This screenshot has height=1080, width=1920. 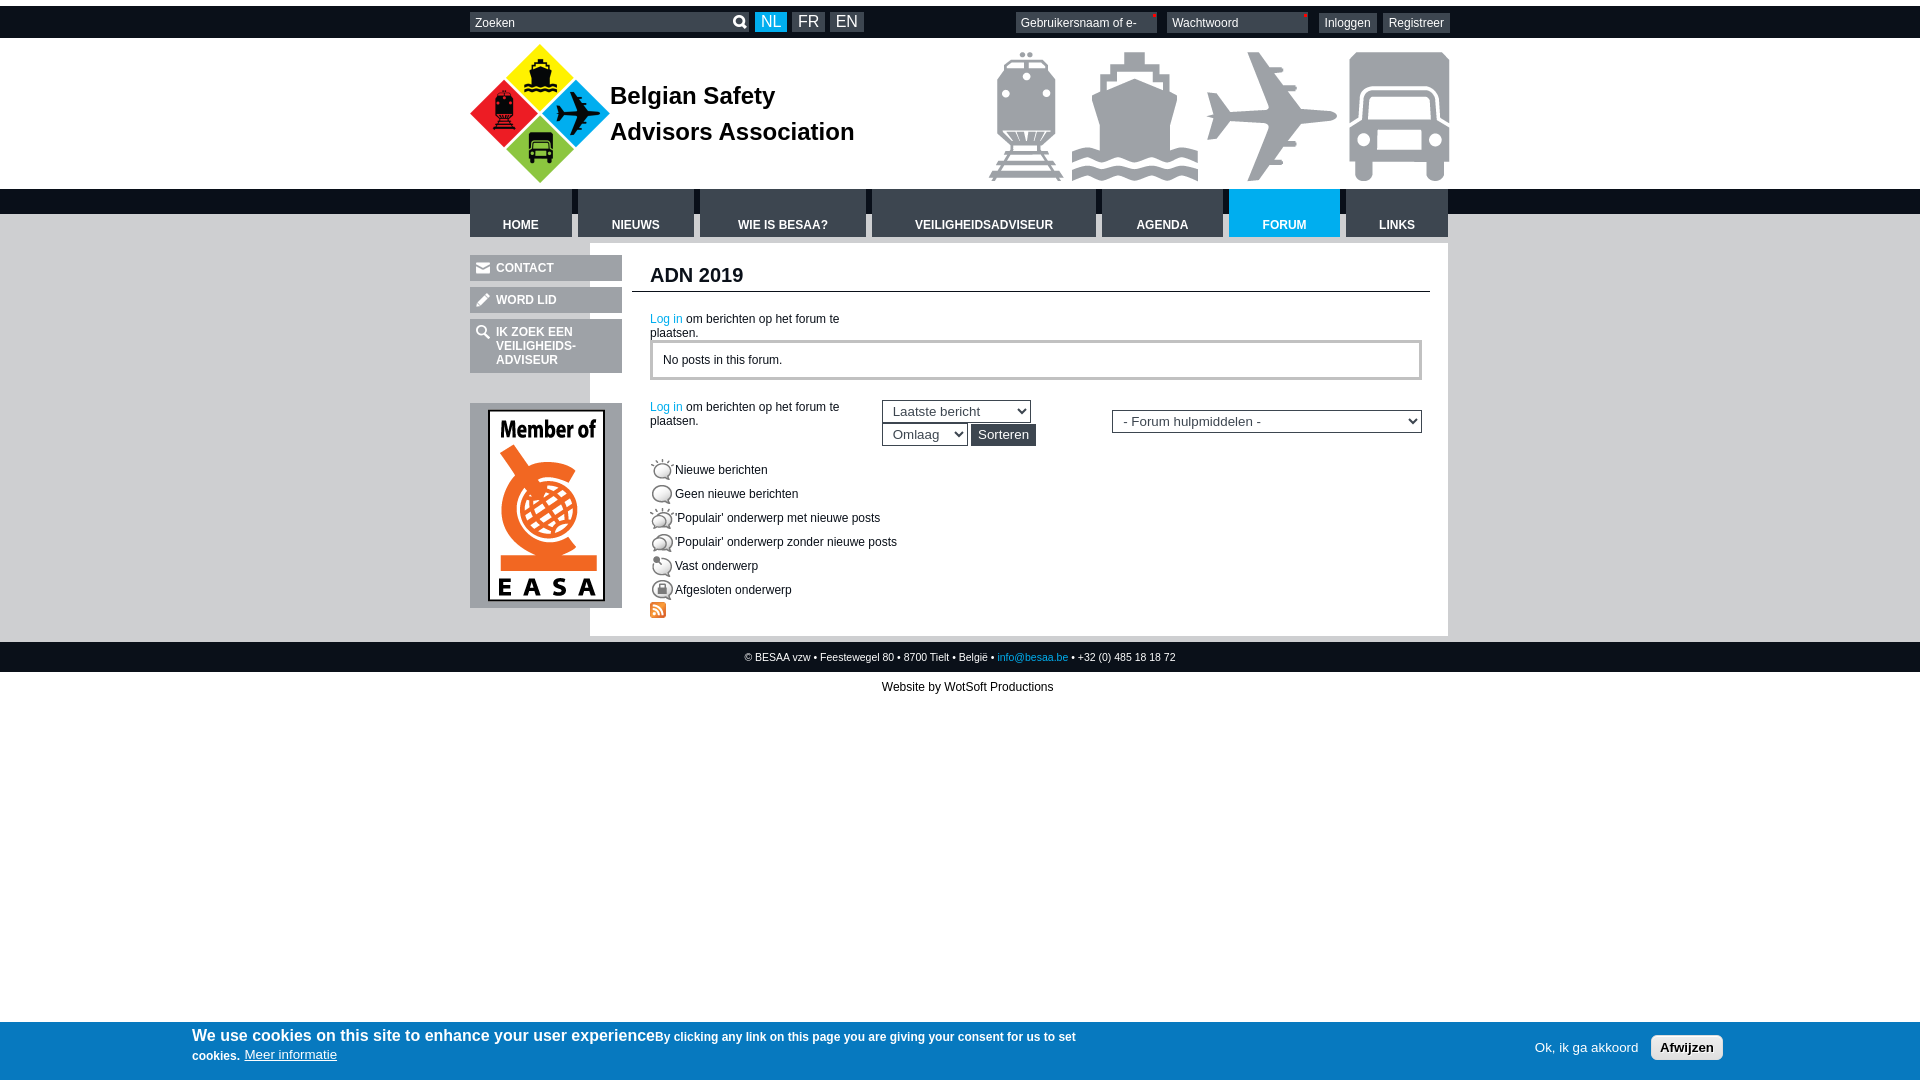 I want to click on 'Sorteren', so click(x=970, y=434).